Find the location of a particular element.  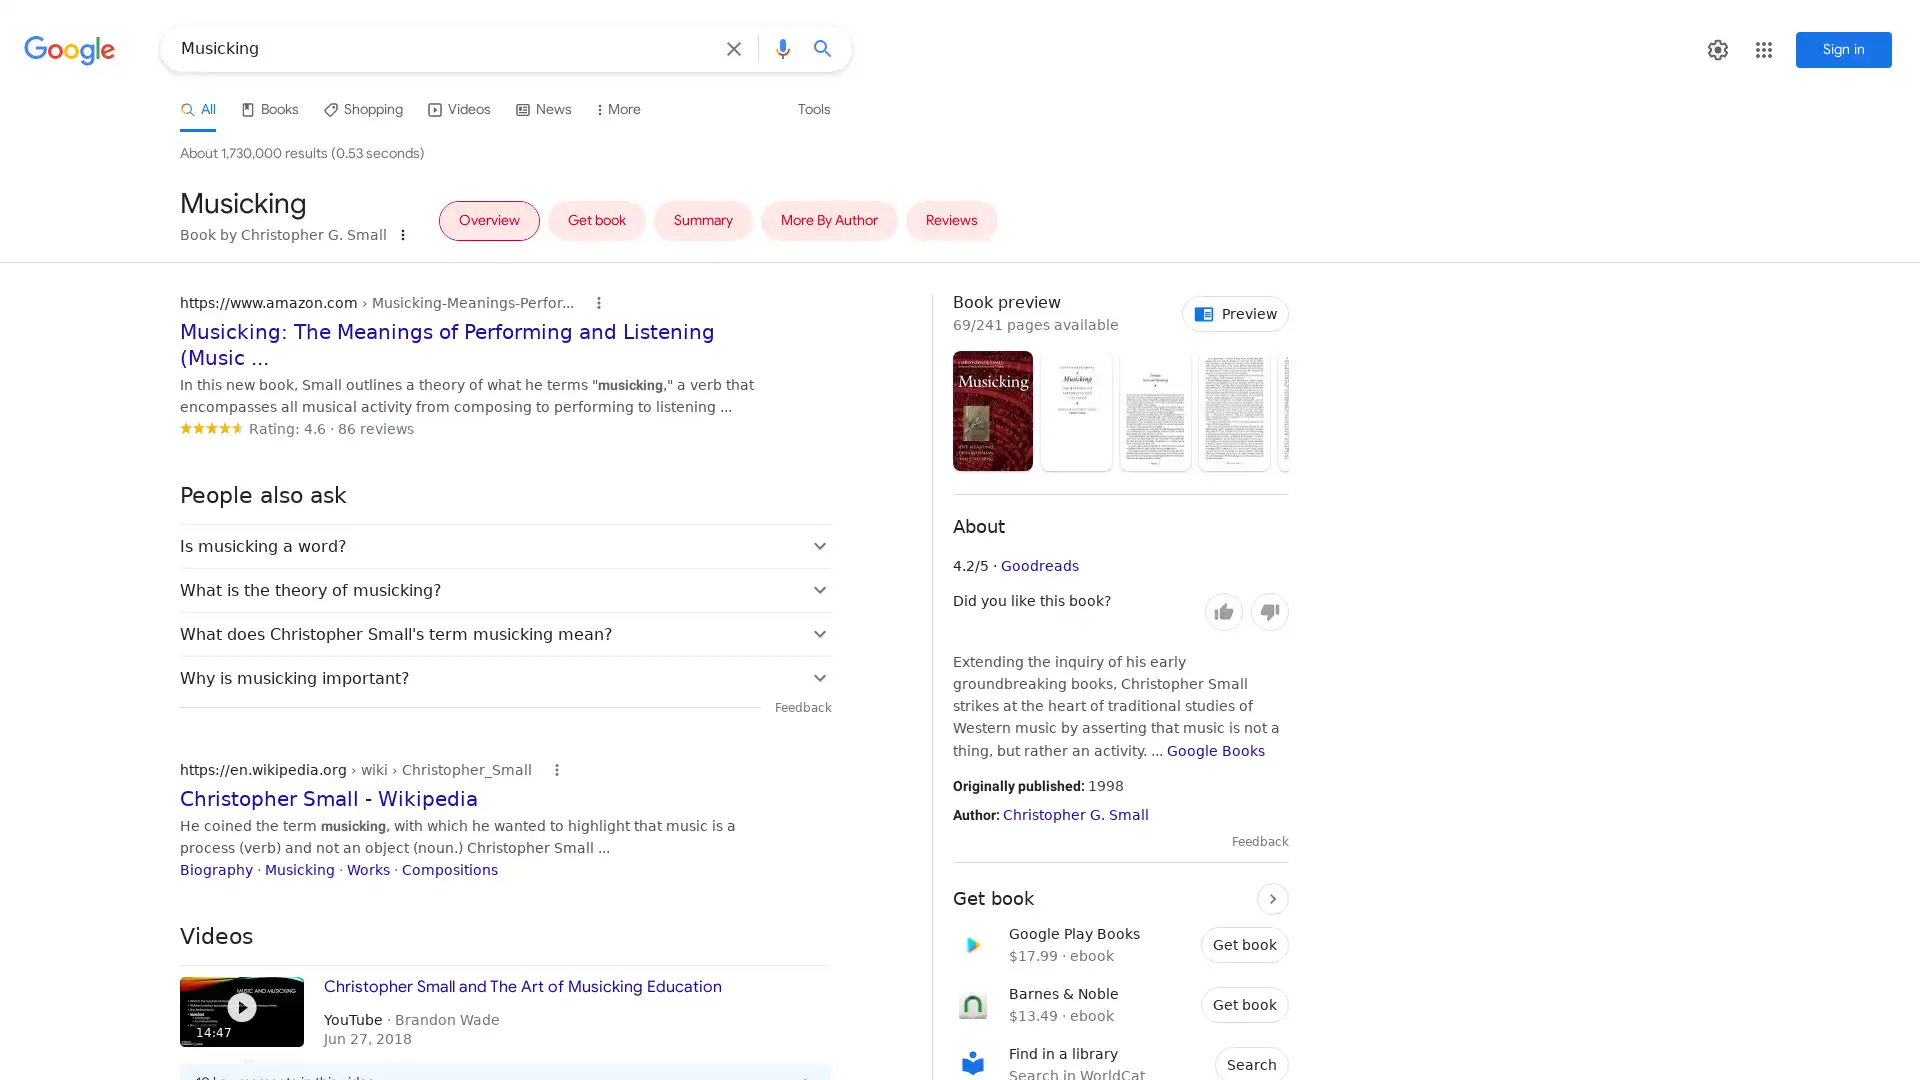

Like is located at coordinates (1223, 611).